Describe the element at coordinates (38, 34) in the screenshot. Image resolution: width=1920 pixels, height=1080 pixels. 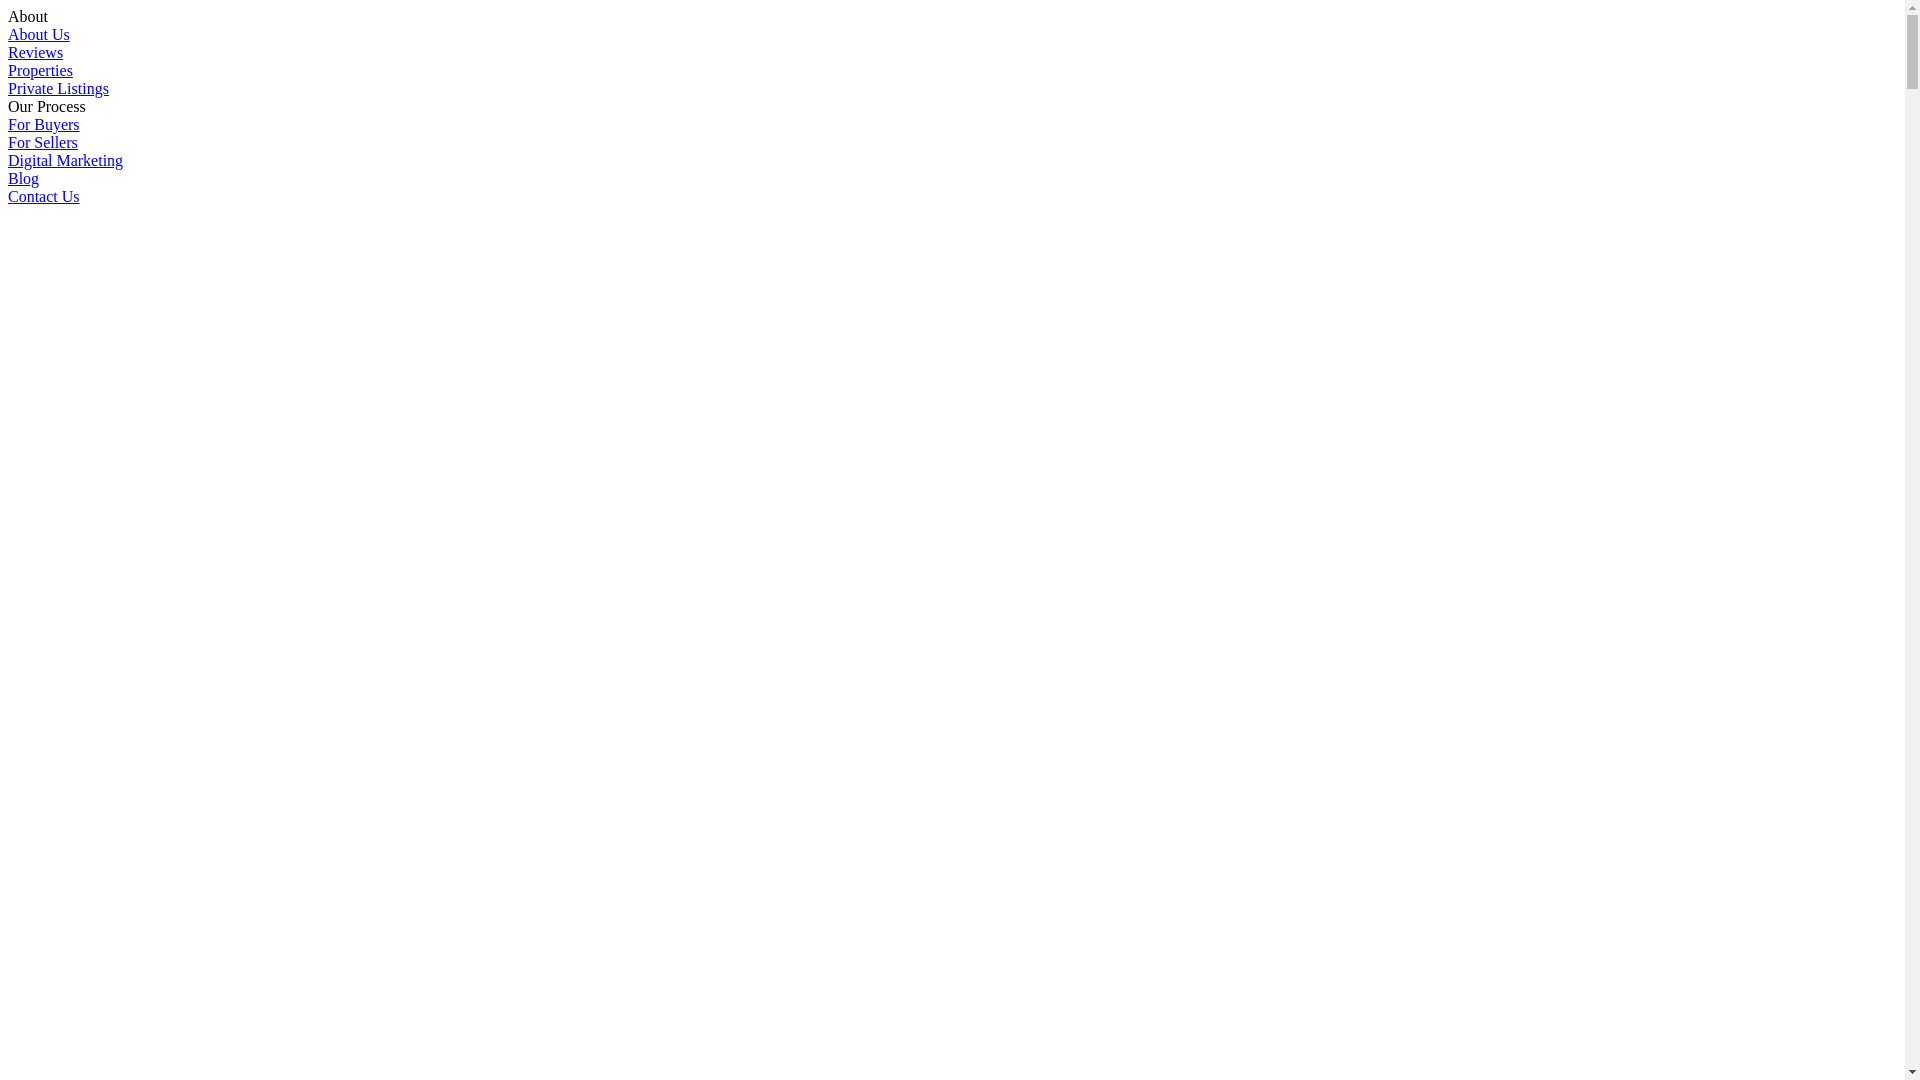
I see `'About Us'` at that location.